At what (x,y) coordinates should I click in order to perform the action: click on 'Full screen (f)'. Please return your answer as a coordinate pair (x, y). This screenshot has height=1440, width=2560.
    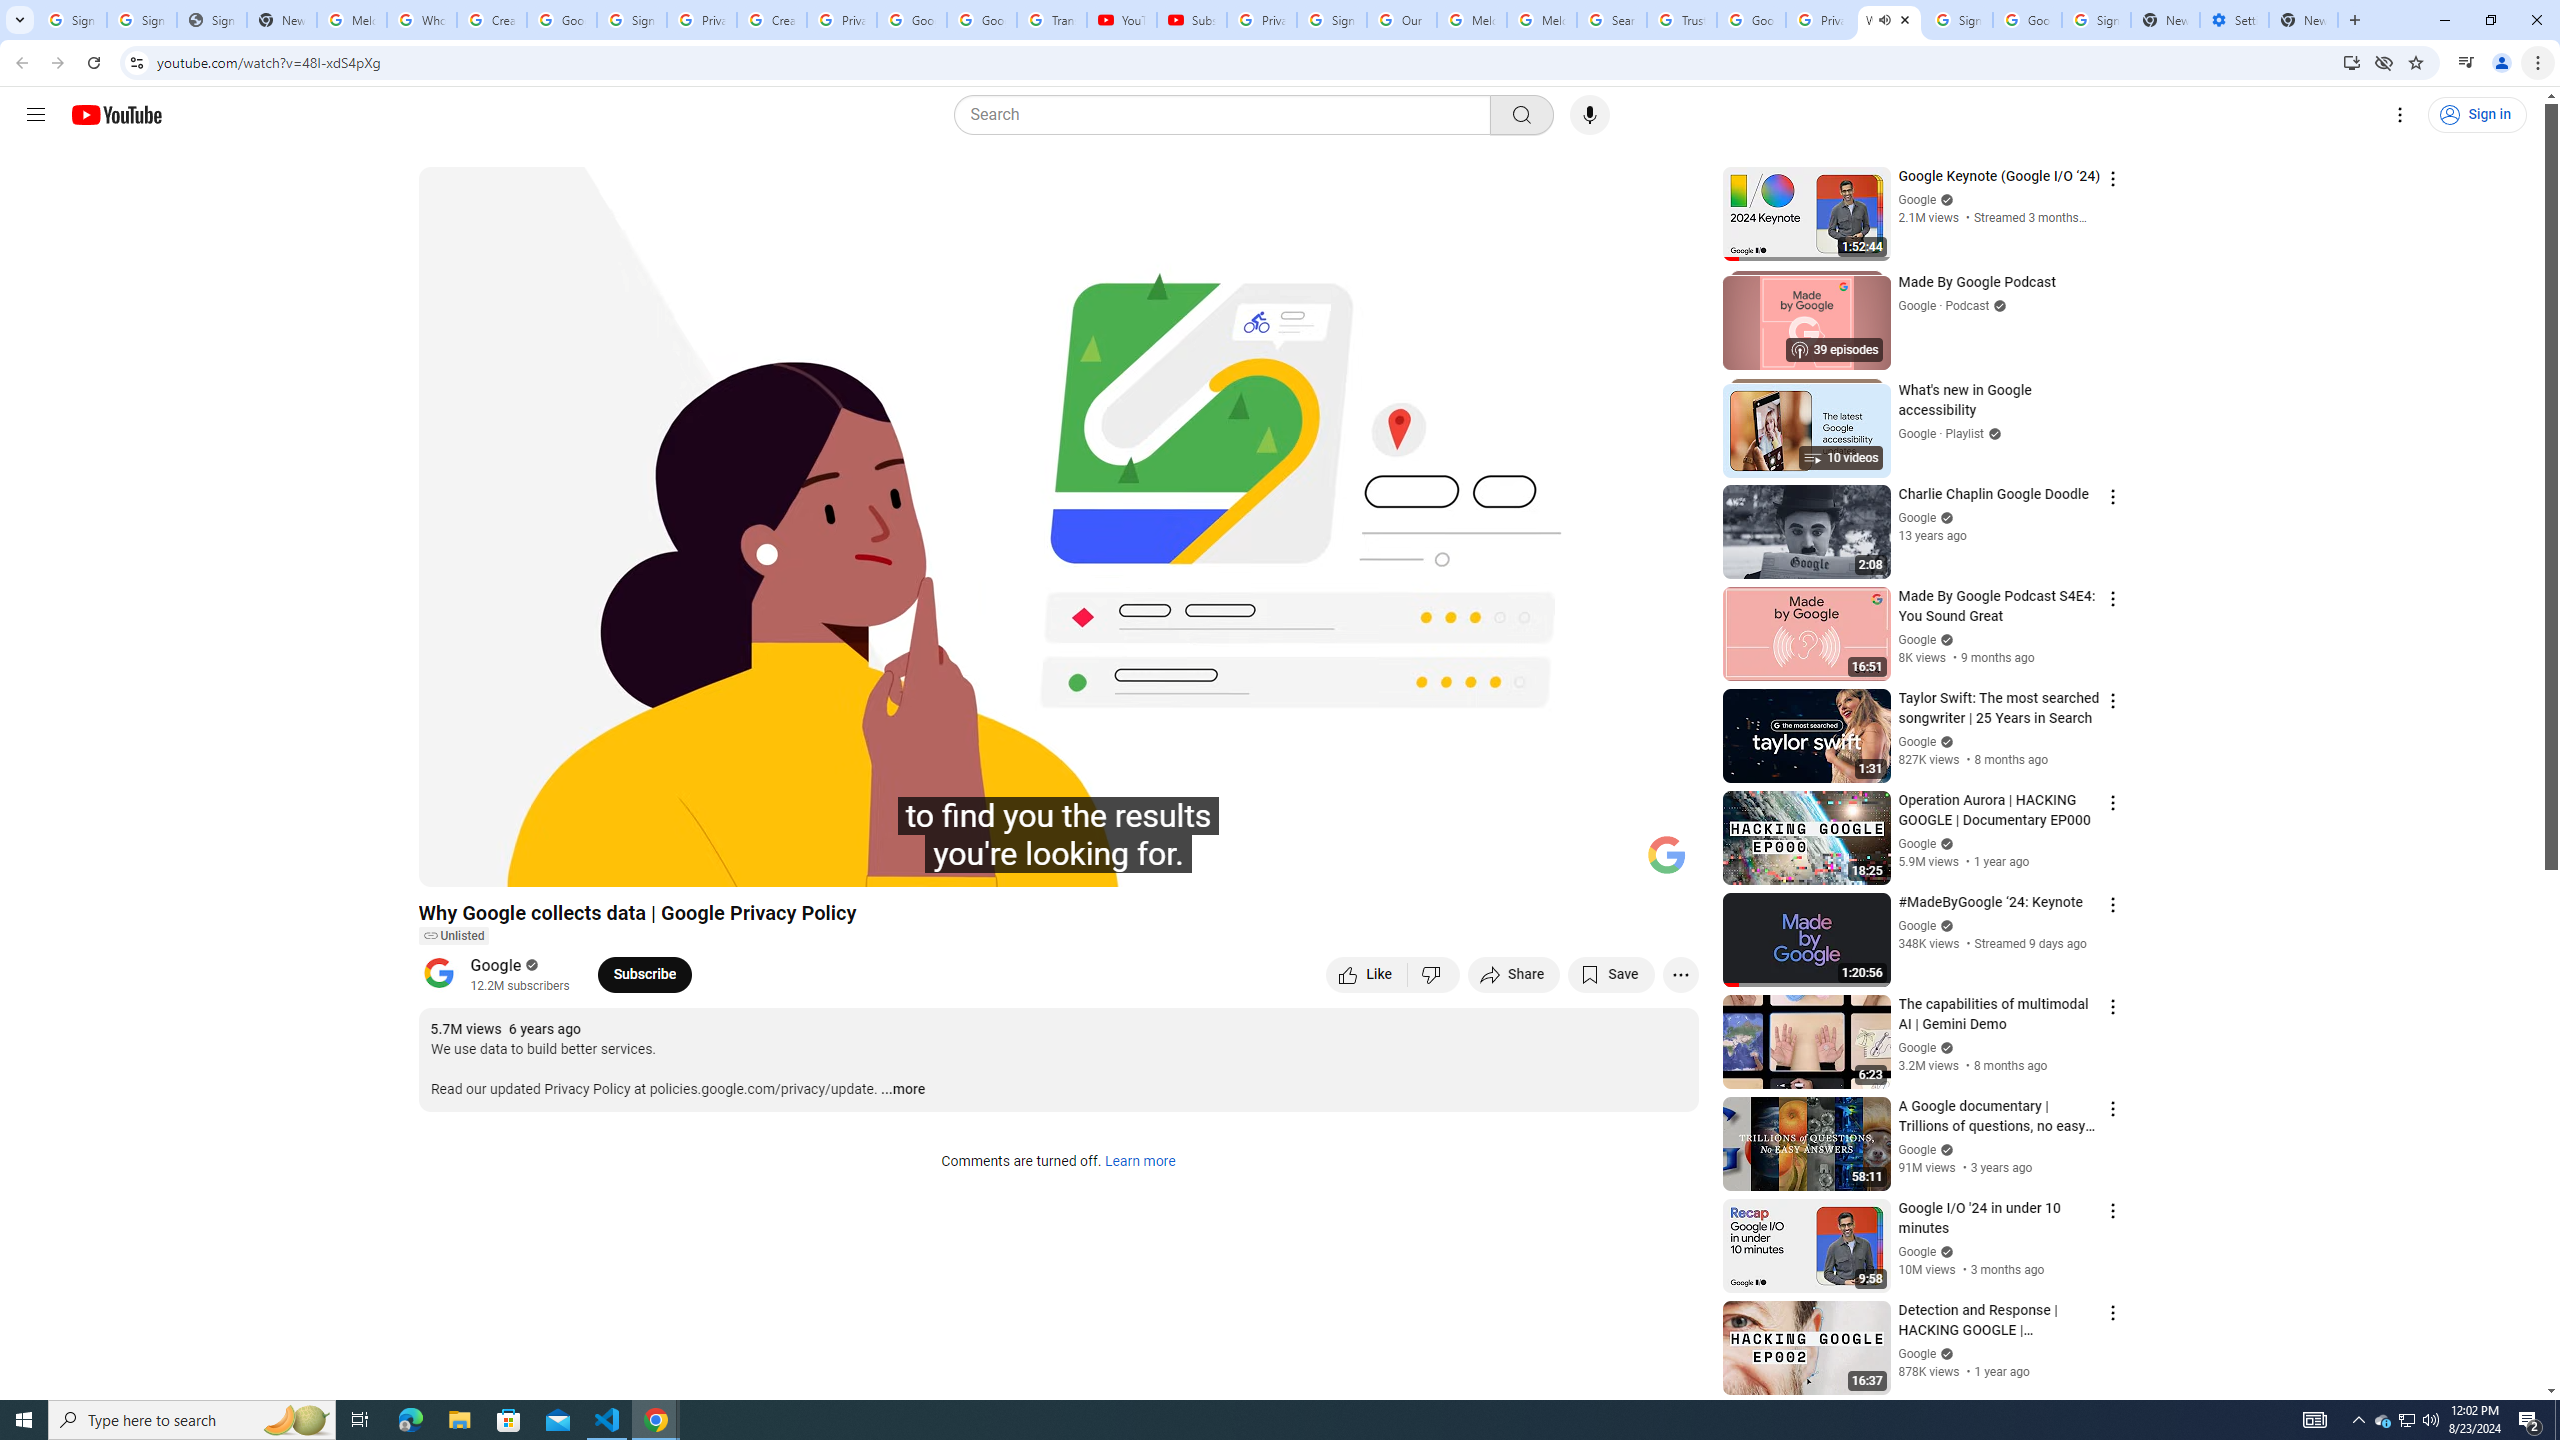
    Looking at the image, I should click on (1662, 862).